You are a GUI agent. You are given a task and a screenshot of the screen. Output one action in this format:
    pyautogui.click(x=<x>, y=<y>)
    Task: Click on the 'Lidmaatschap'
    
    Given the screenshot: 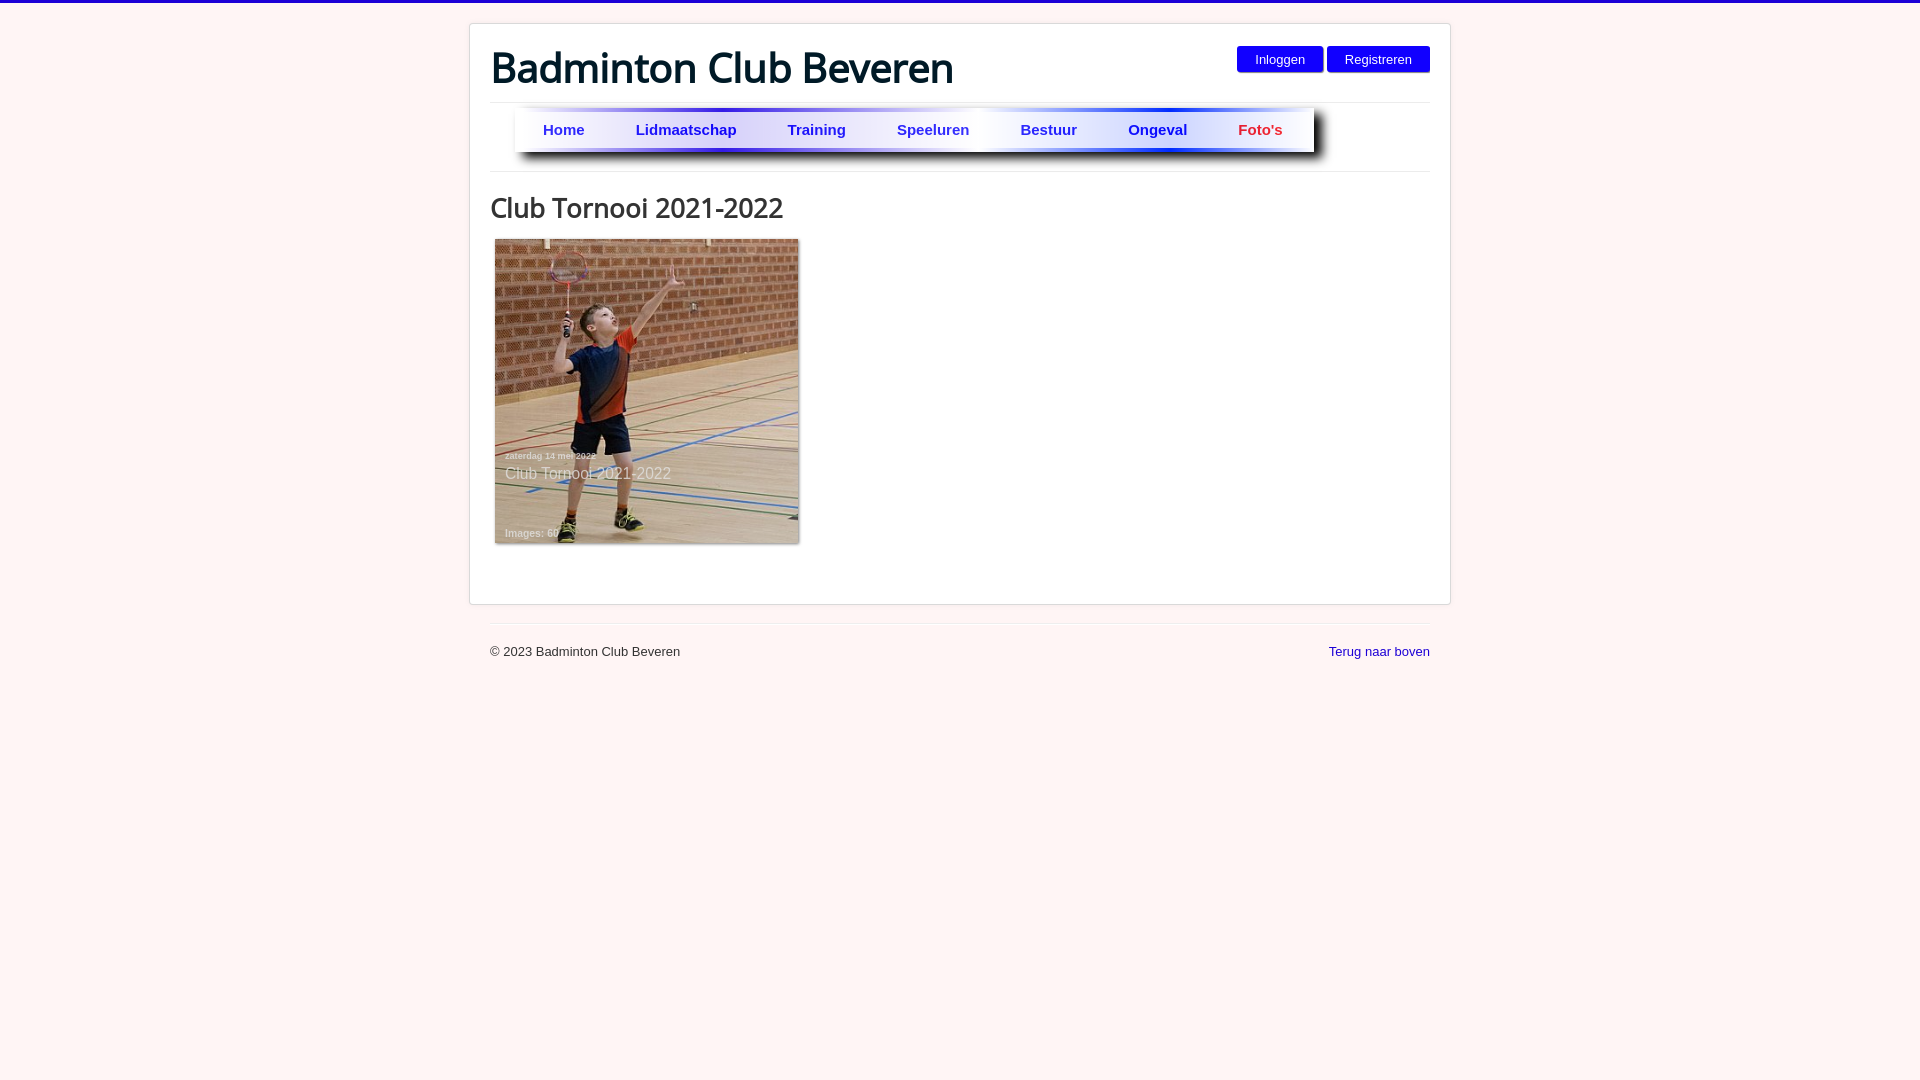 What is the action you would take?
    pyautogui.click(x=610, y=130)
    